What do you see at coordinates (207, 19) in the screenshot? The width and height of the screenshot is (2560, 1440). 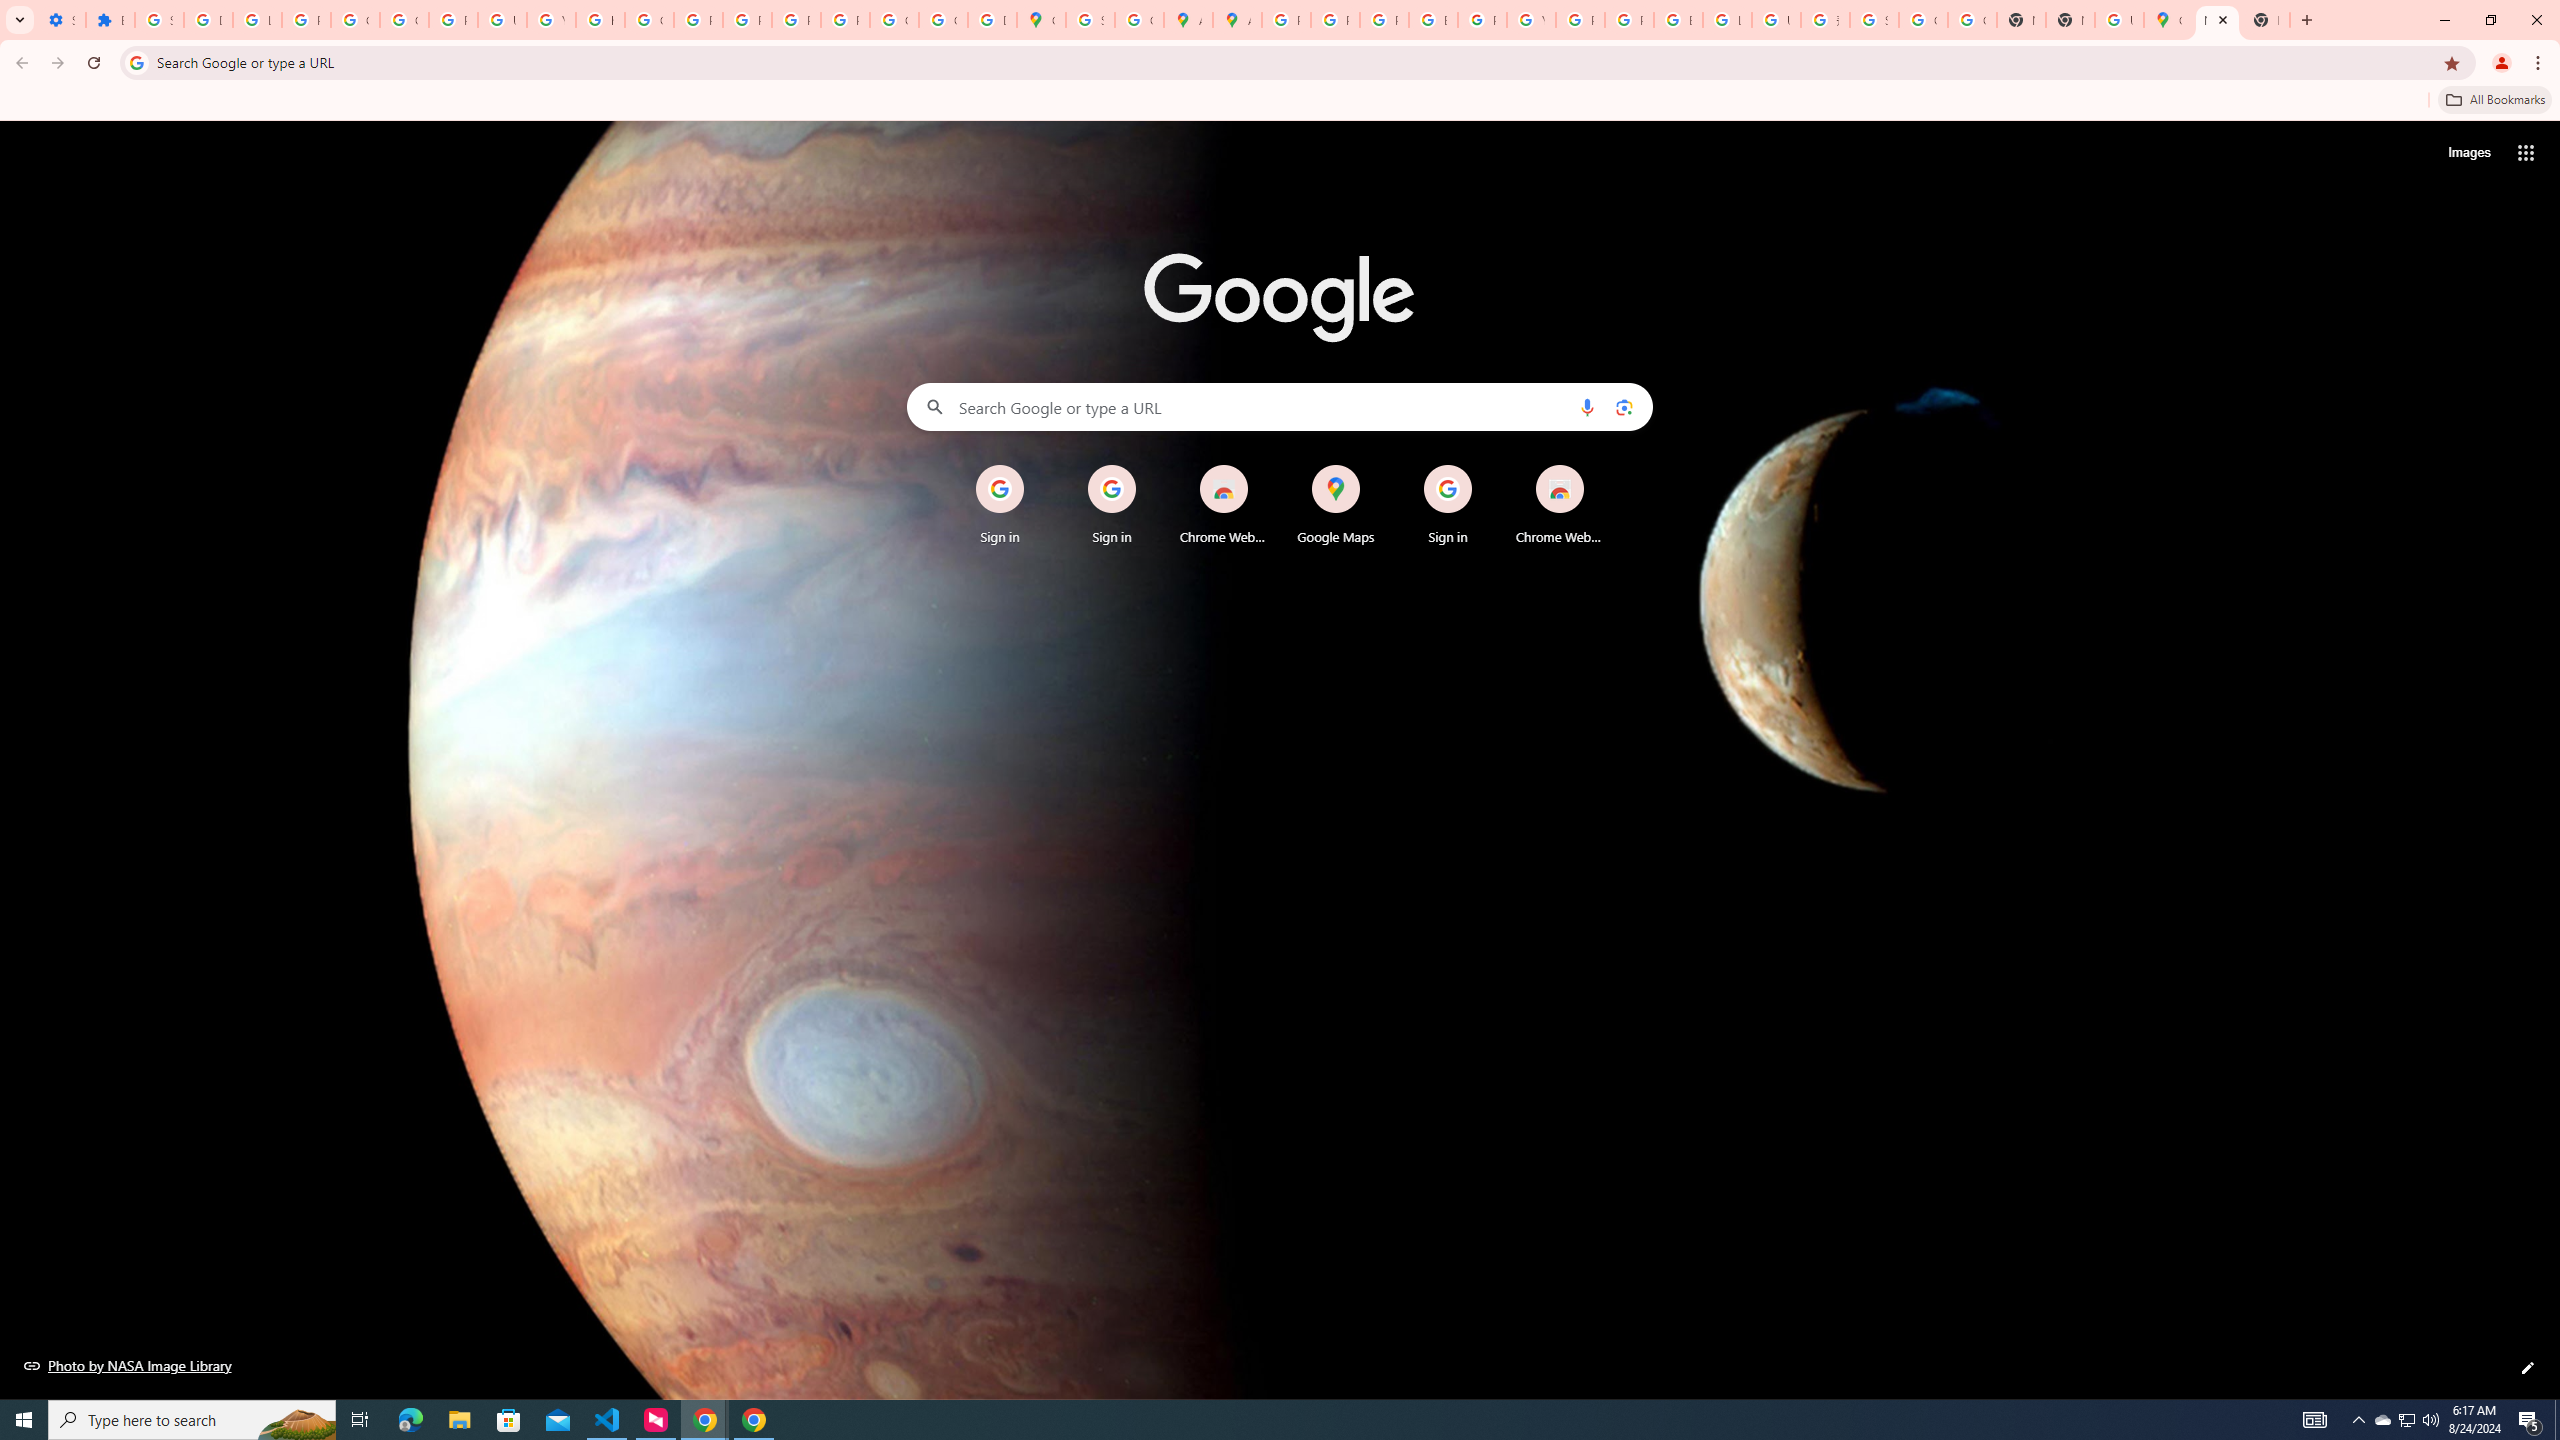 I see `'Delete photos & videos - Computer - Google Photos Help'` at bounding box center [207, 19].